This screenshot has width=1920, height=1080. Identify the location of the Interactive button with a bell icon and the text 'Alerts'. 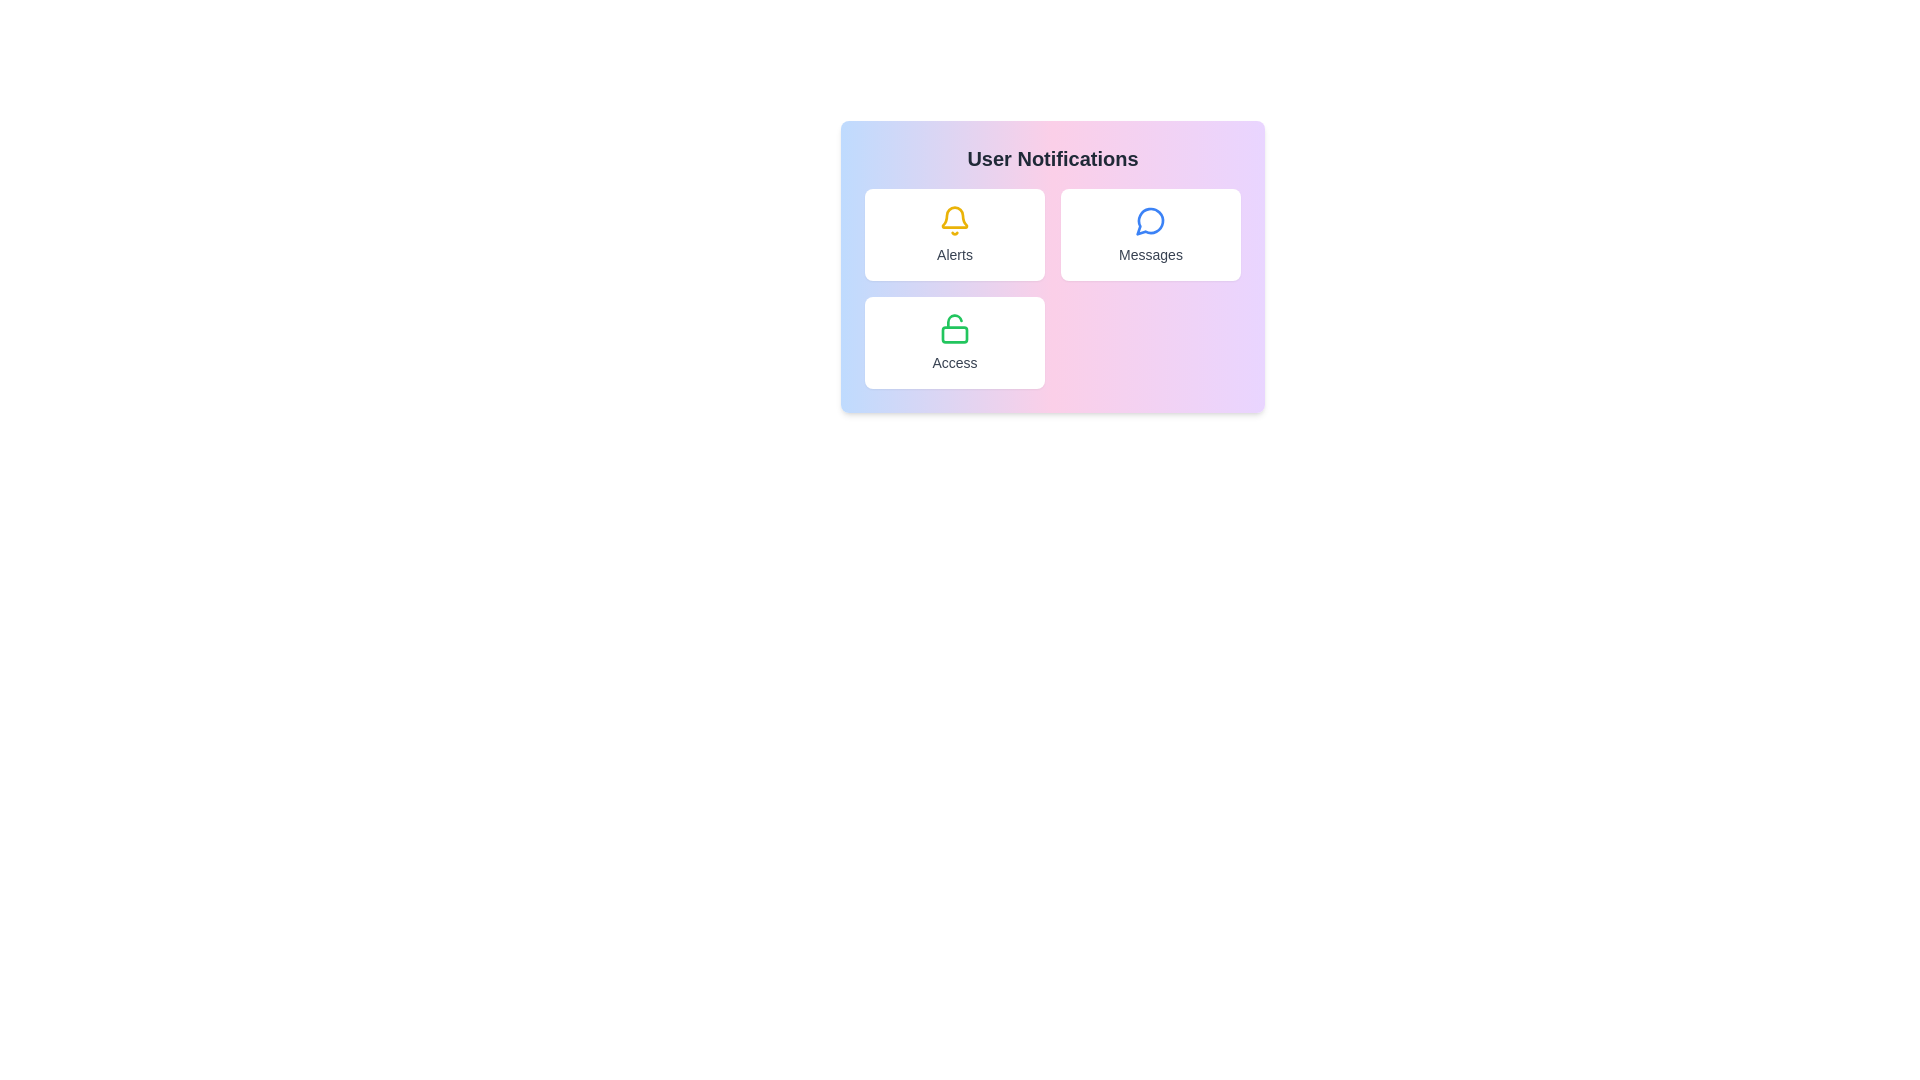
(954, 234).